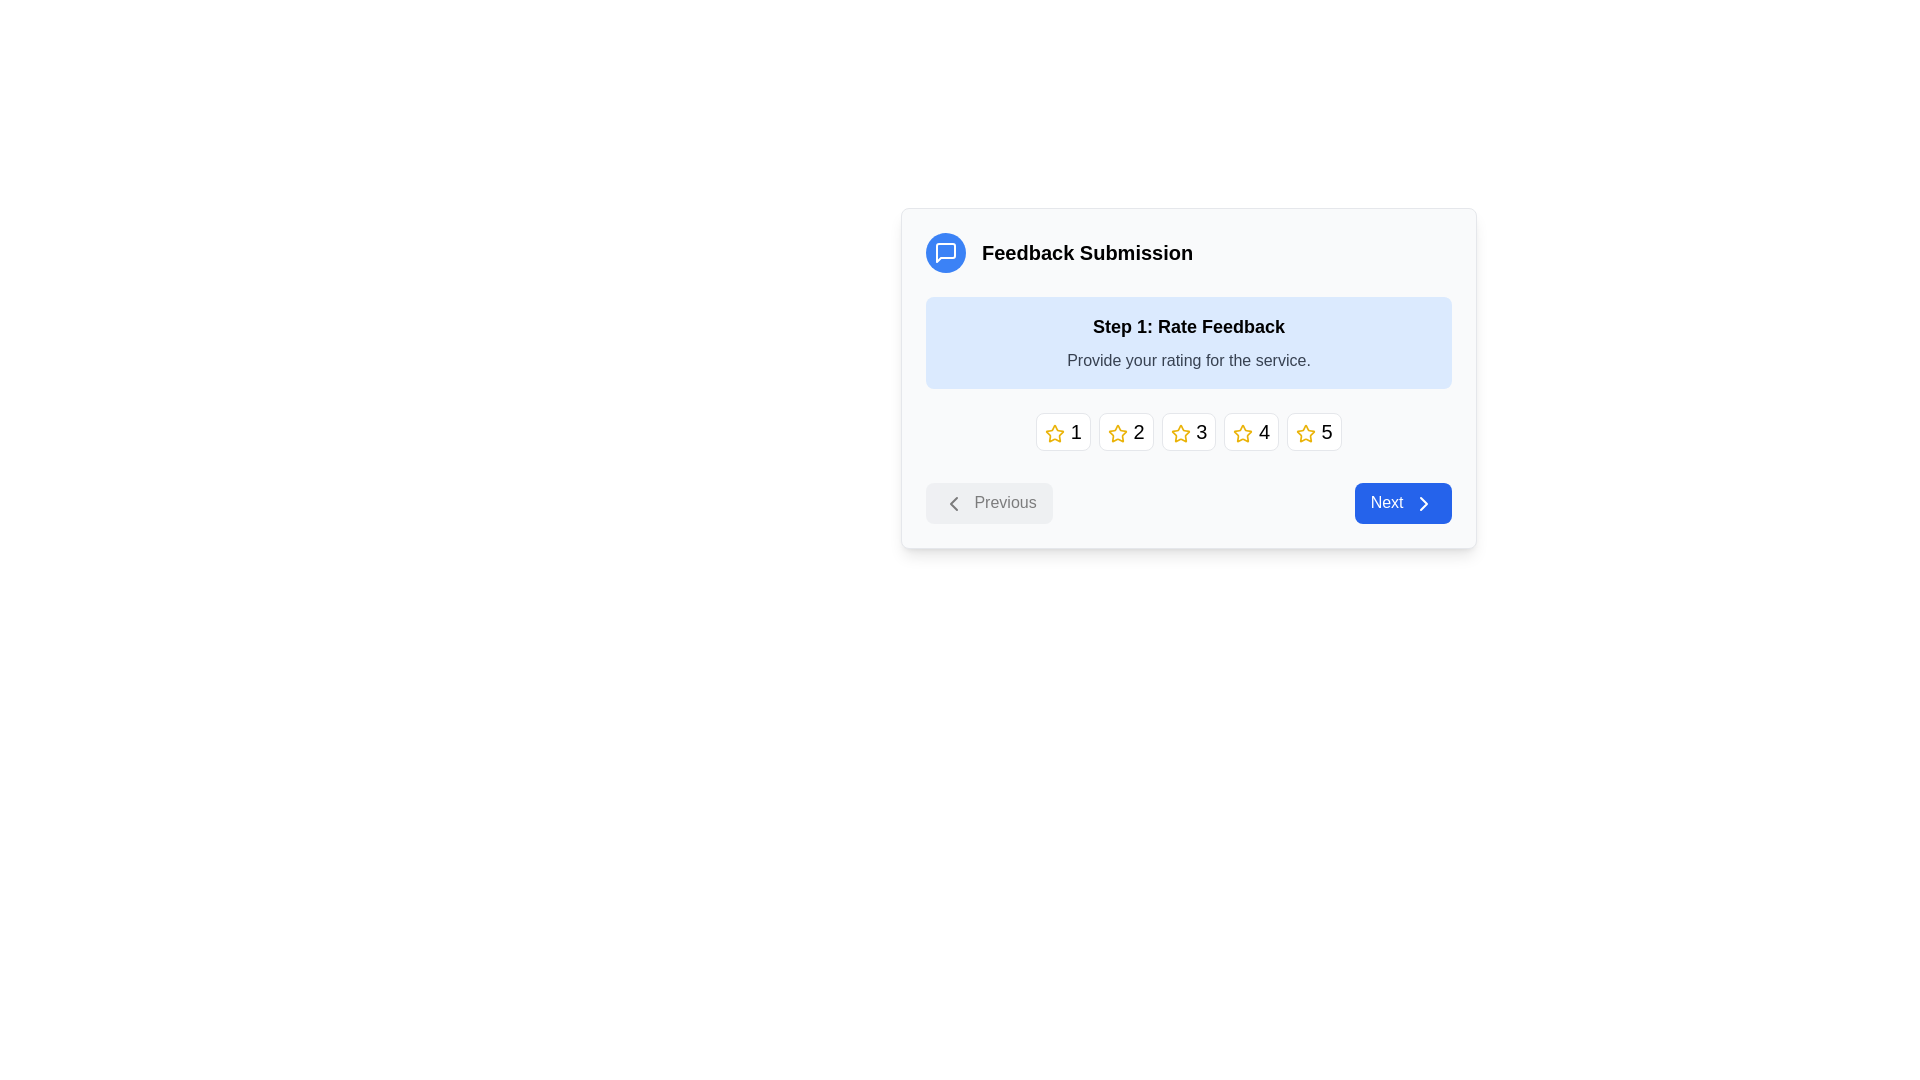 The width and height of the screenshot is (1920, 1080). What do you see at coordinates (1423, 501) in the screenshot?
I see `the decorative chevron icon indicating progression to the next step in the feedback submission process` at bounding box center [1423, 501].